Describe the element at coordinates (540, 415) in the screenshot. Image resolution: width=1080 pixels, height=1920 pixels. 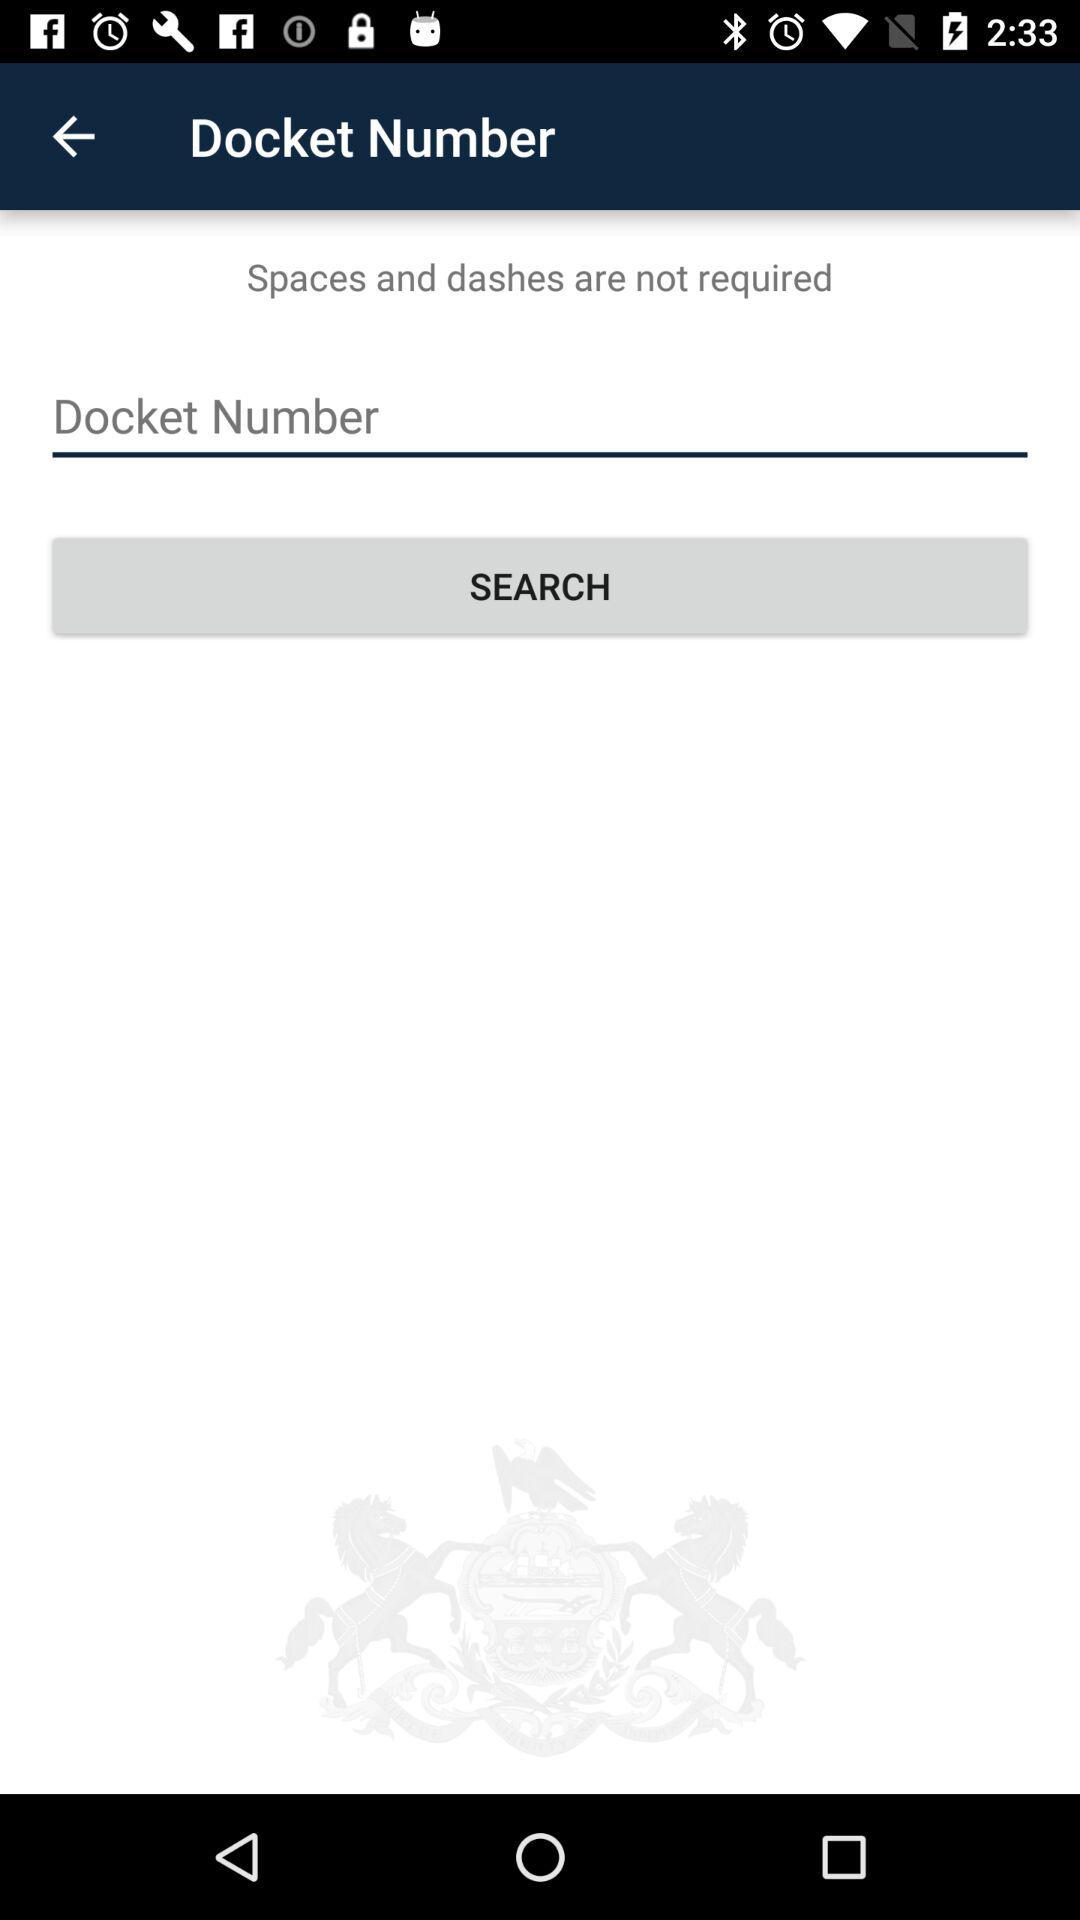
I see `the item above the search item` at that location.